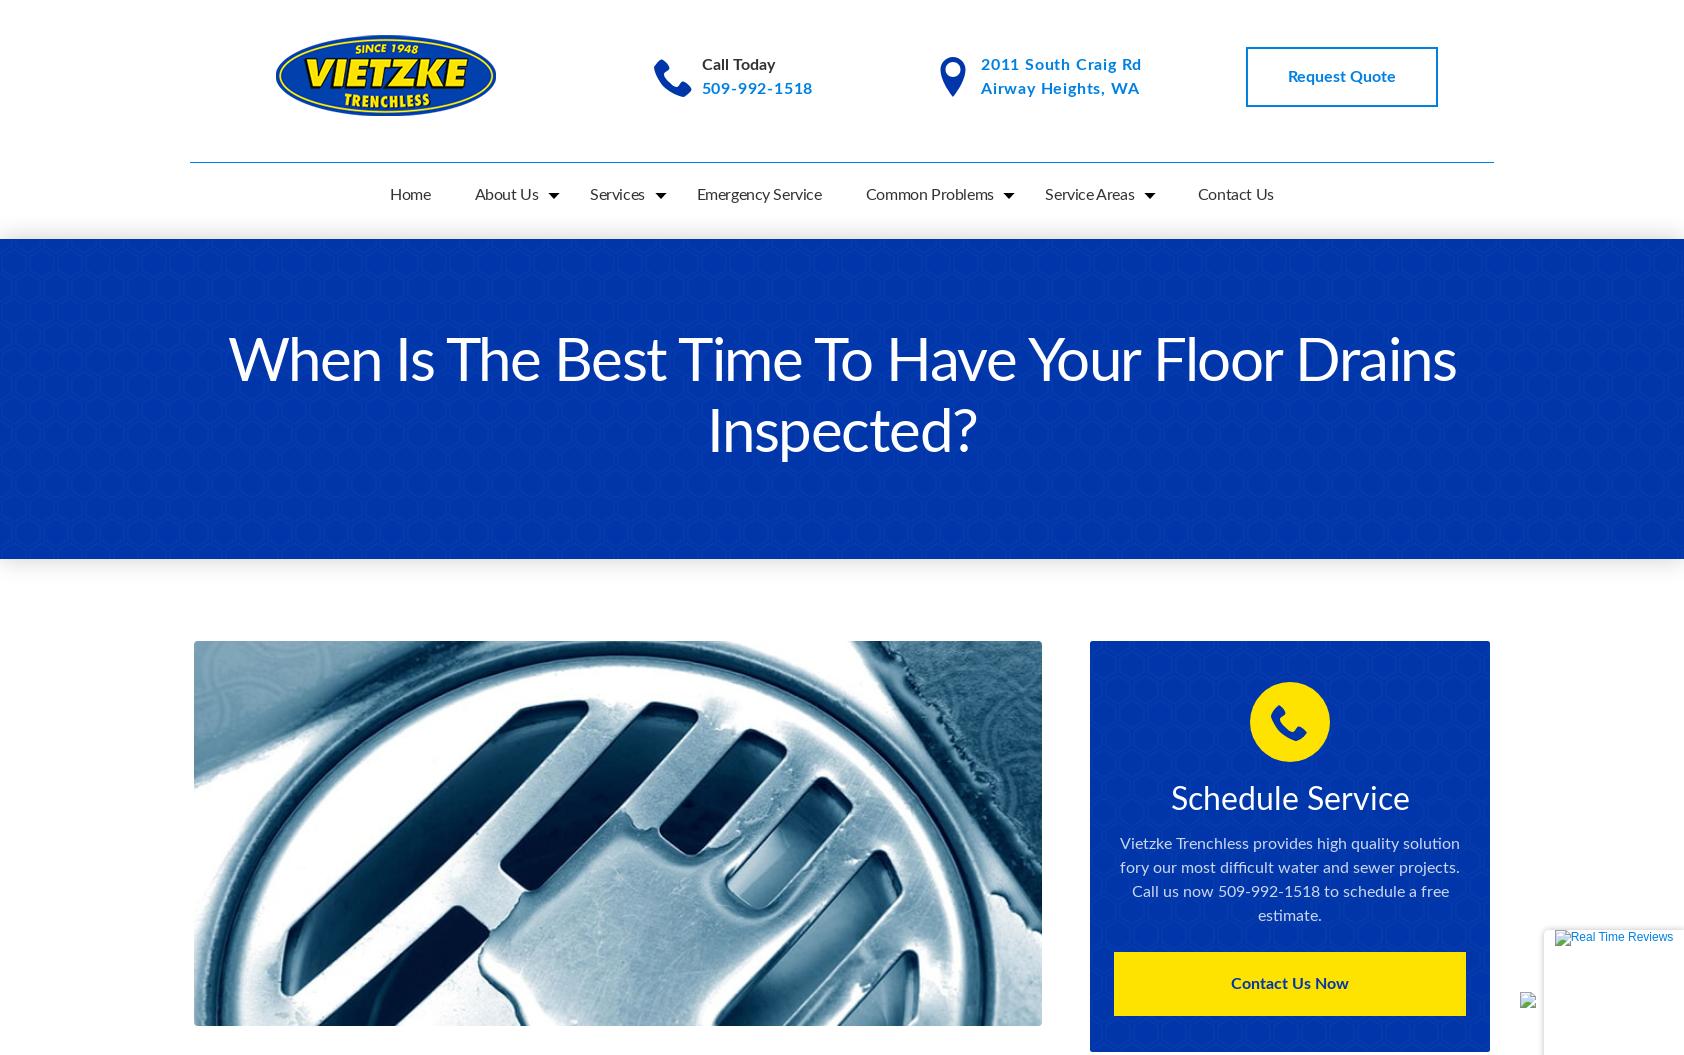 This screenshot has height=1055, width=1684. Describe the element at coordinates (1577, 936) in the screenshot. I see `'Reviews'` at that location.